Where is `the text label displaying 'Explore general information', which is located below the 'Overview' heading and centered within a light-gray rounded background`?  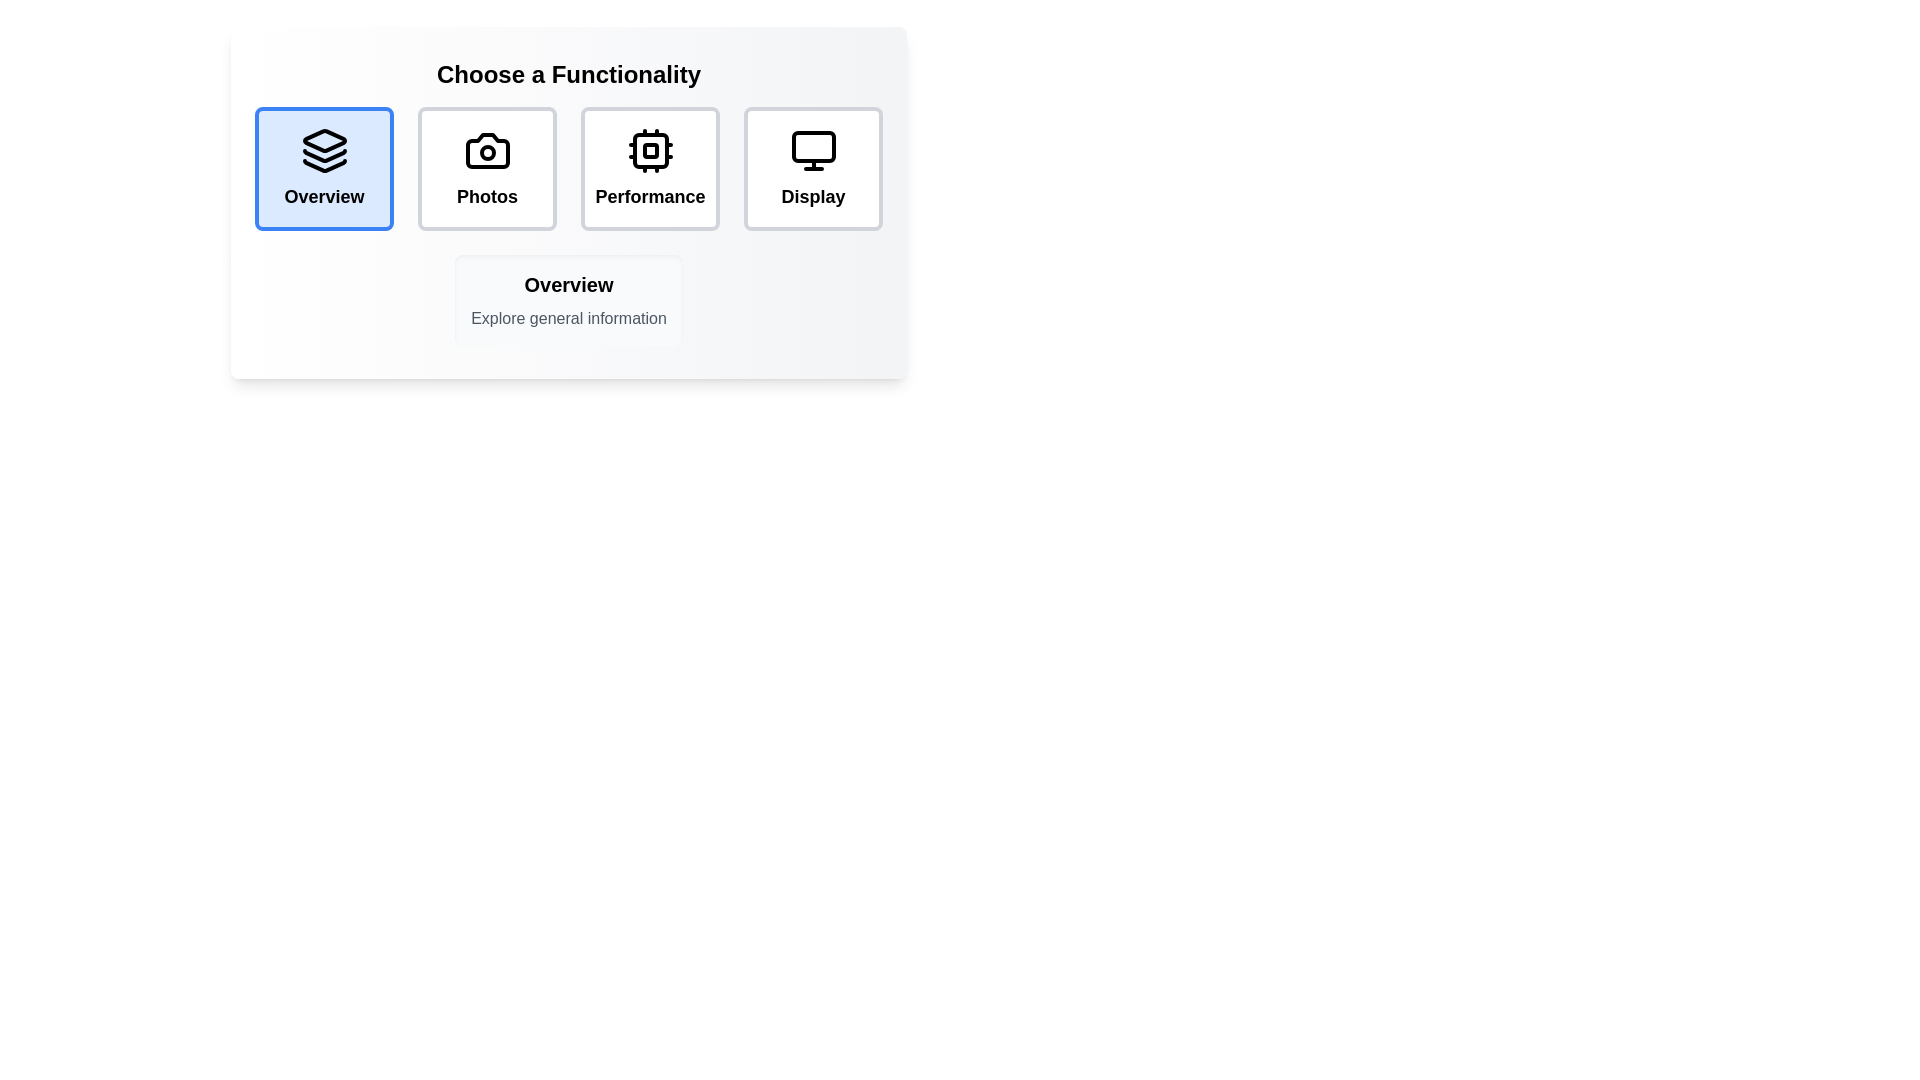
the text label displaying 'Explore general information', which is located below the 'Overview' heading and centered within a light-gray rounded background is located at coordinates (567, 318).